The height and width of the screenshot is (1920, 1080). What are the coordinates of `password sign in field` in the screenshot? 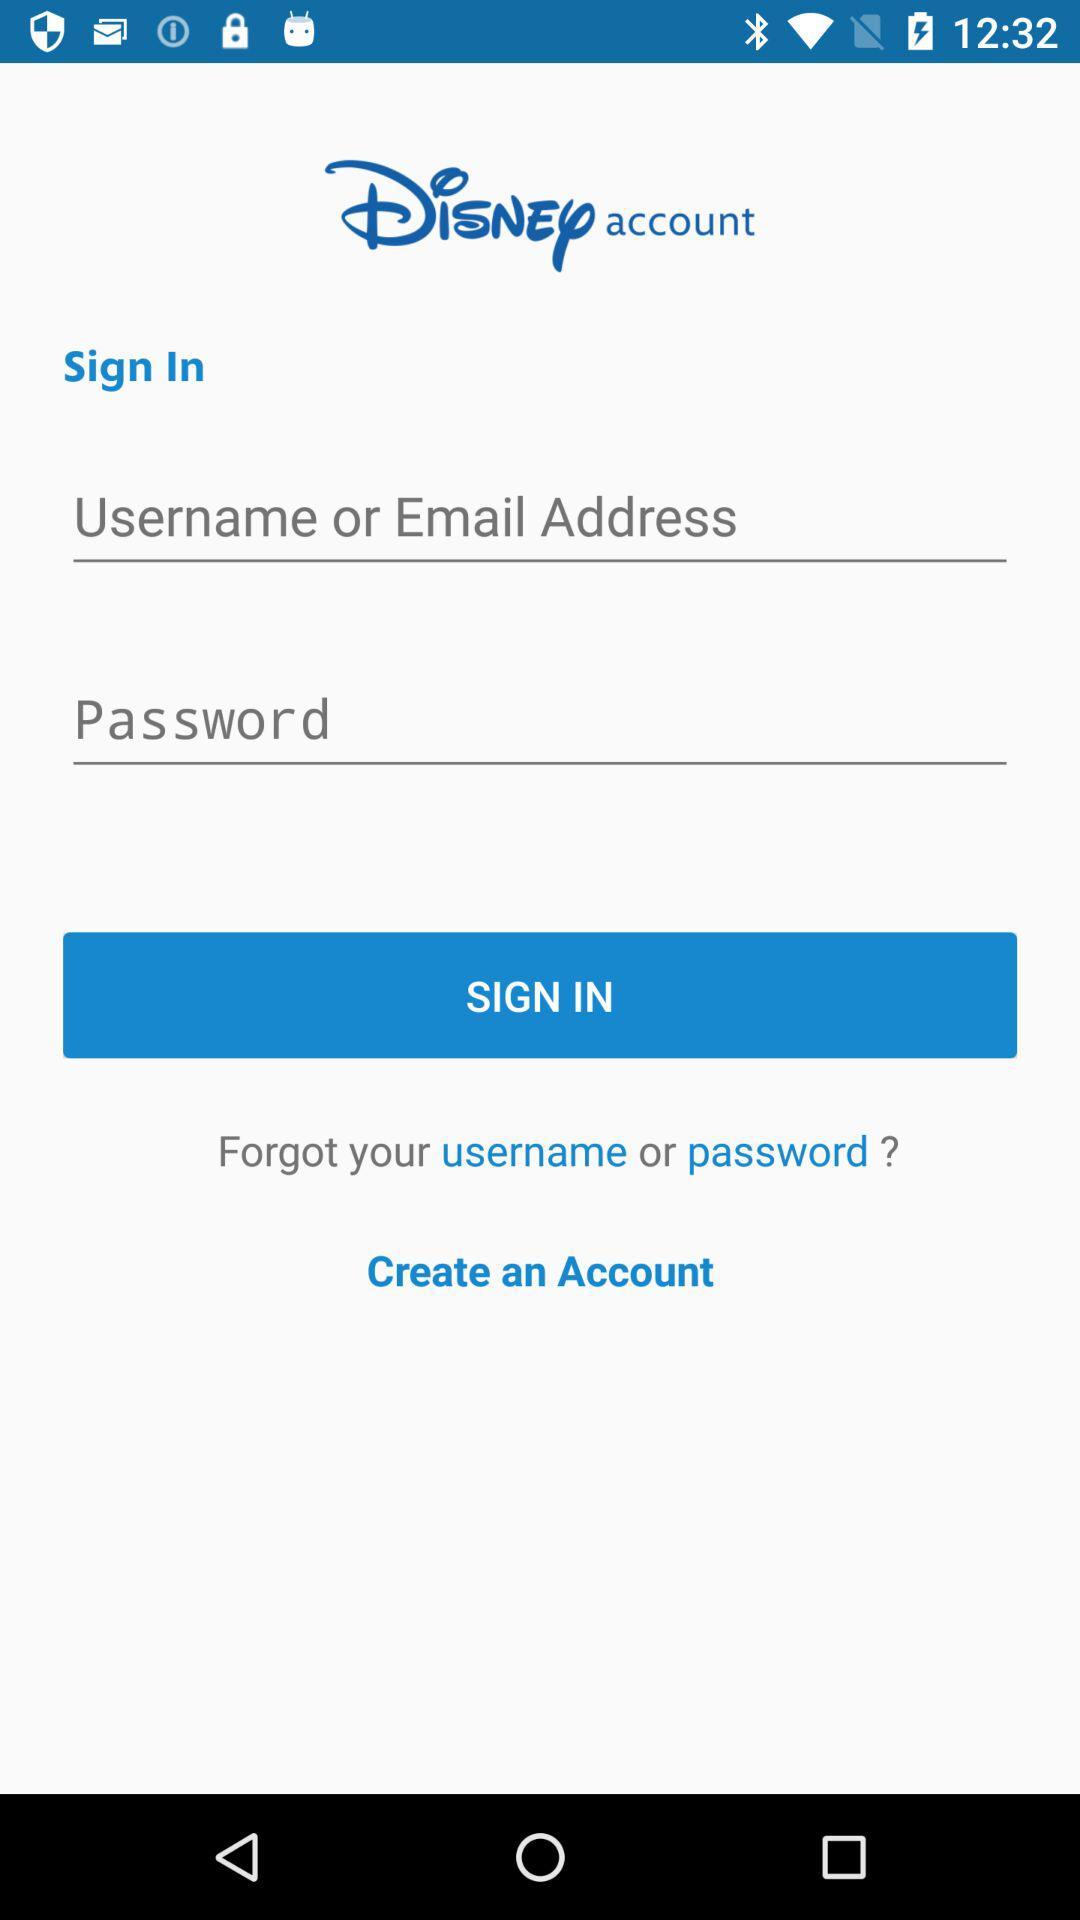 It's located at (540, 720).